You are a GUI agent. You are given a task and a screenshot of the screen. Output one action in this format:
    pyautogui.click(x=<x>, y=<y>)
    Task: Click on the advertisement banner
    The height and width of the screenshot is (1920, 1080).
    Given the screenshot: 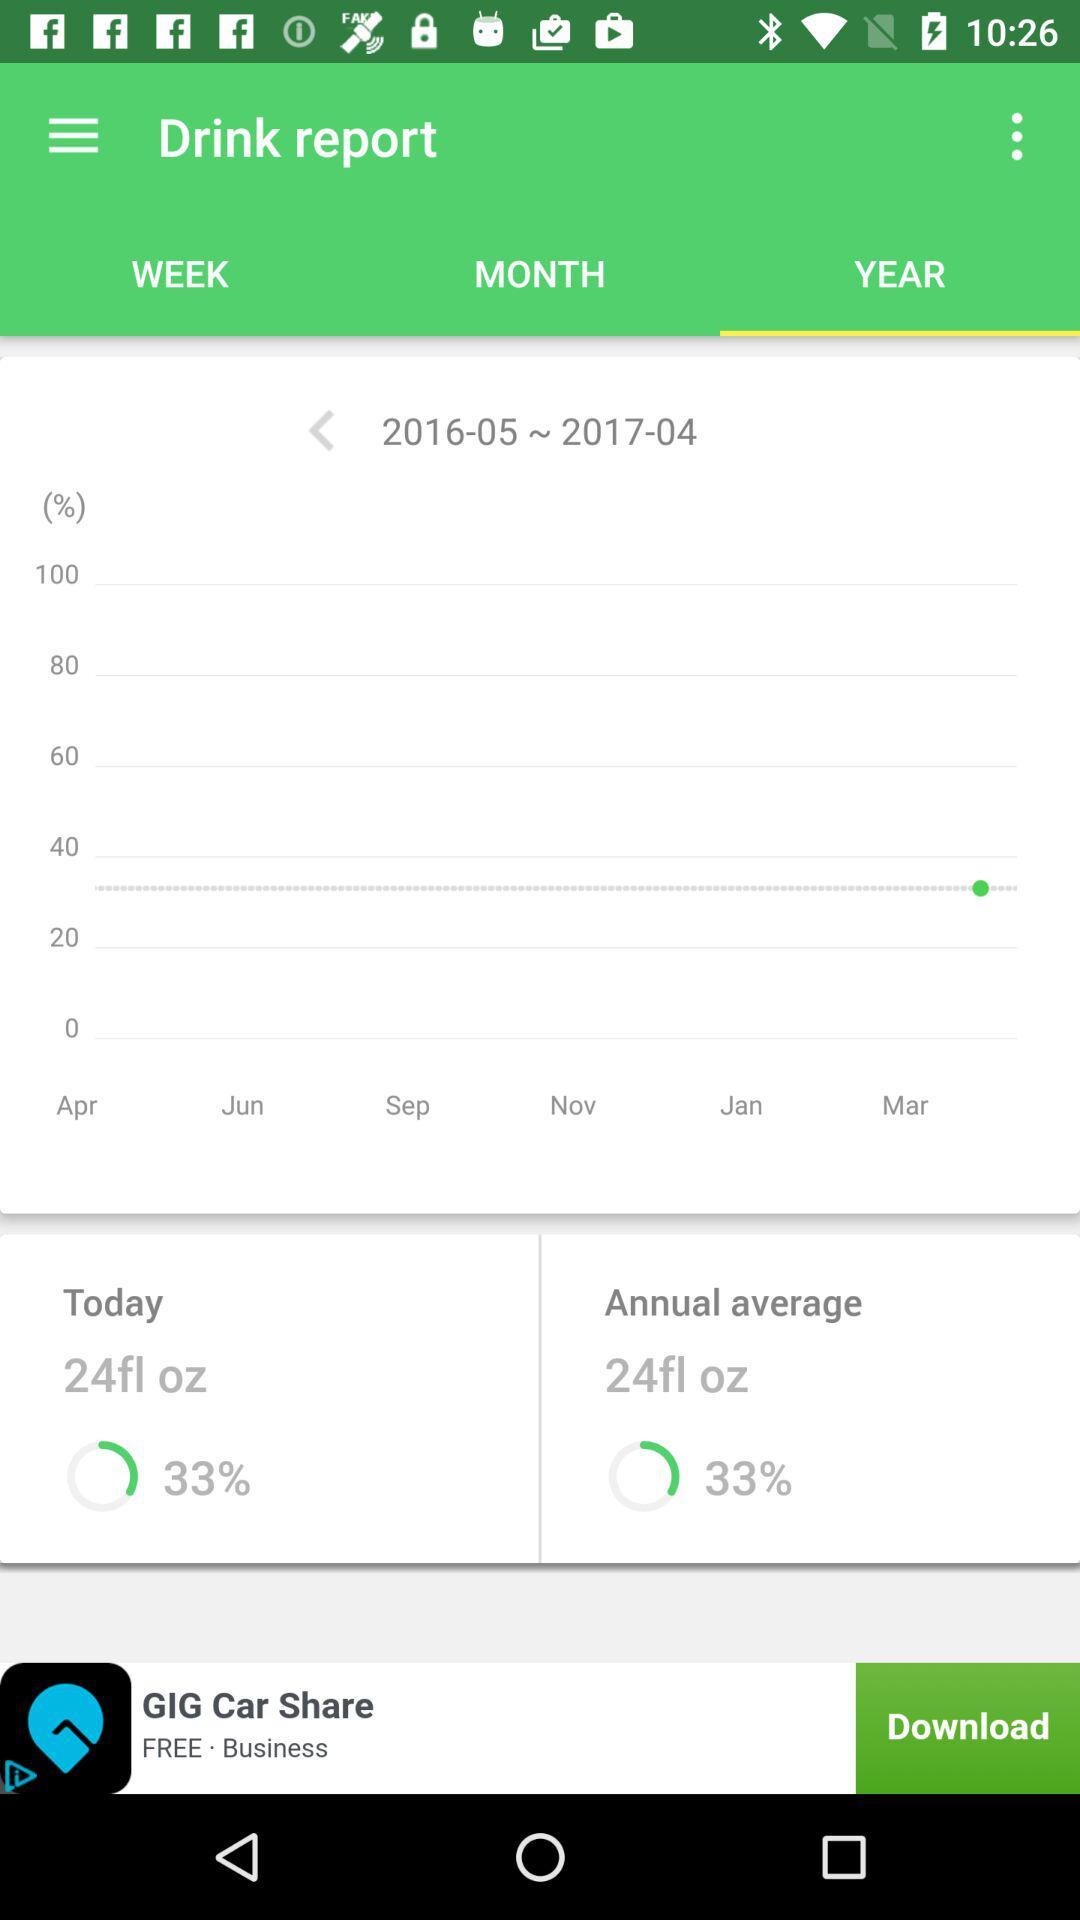 What is the action you would take?
    pyautogui.click(x=540, y=1727)
    